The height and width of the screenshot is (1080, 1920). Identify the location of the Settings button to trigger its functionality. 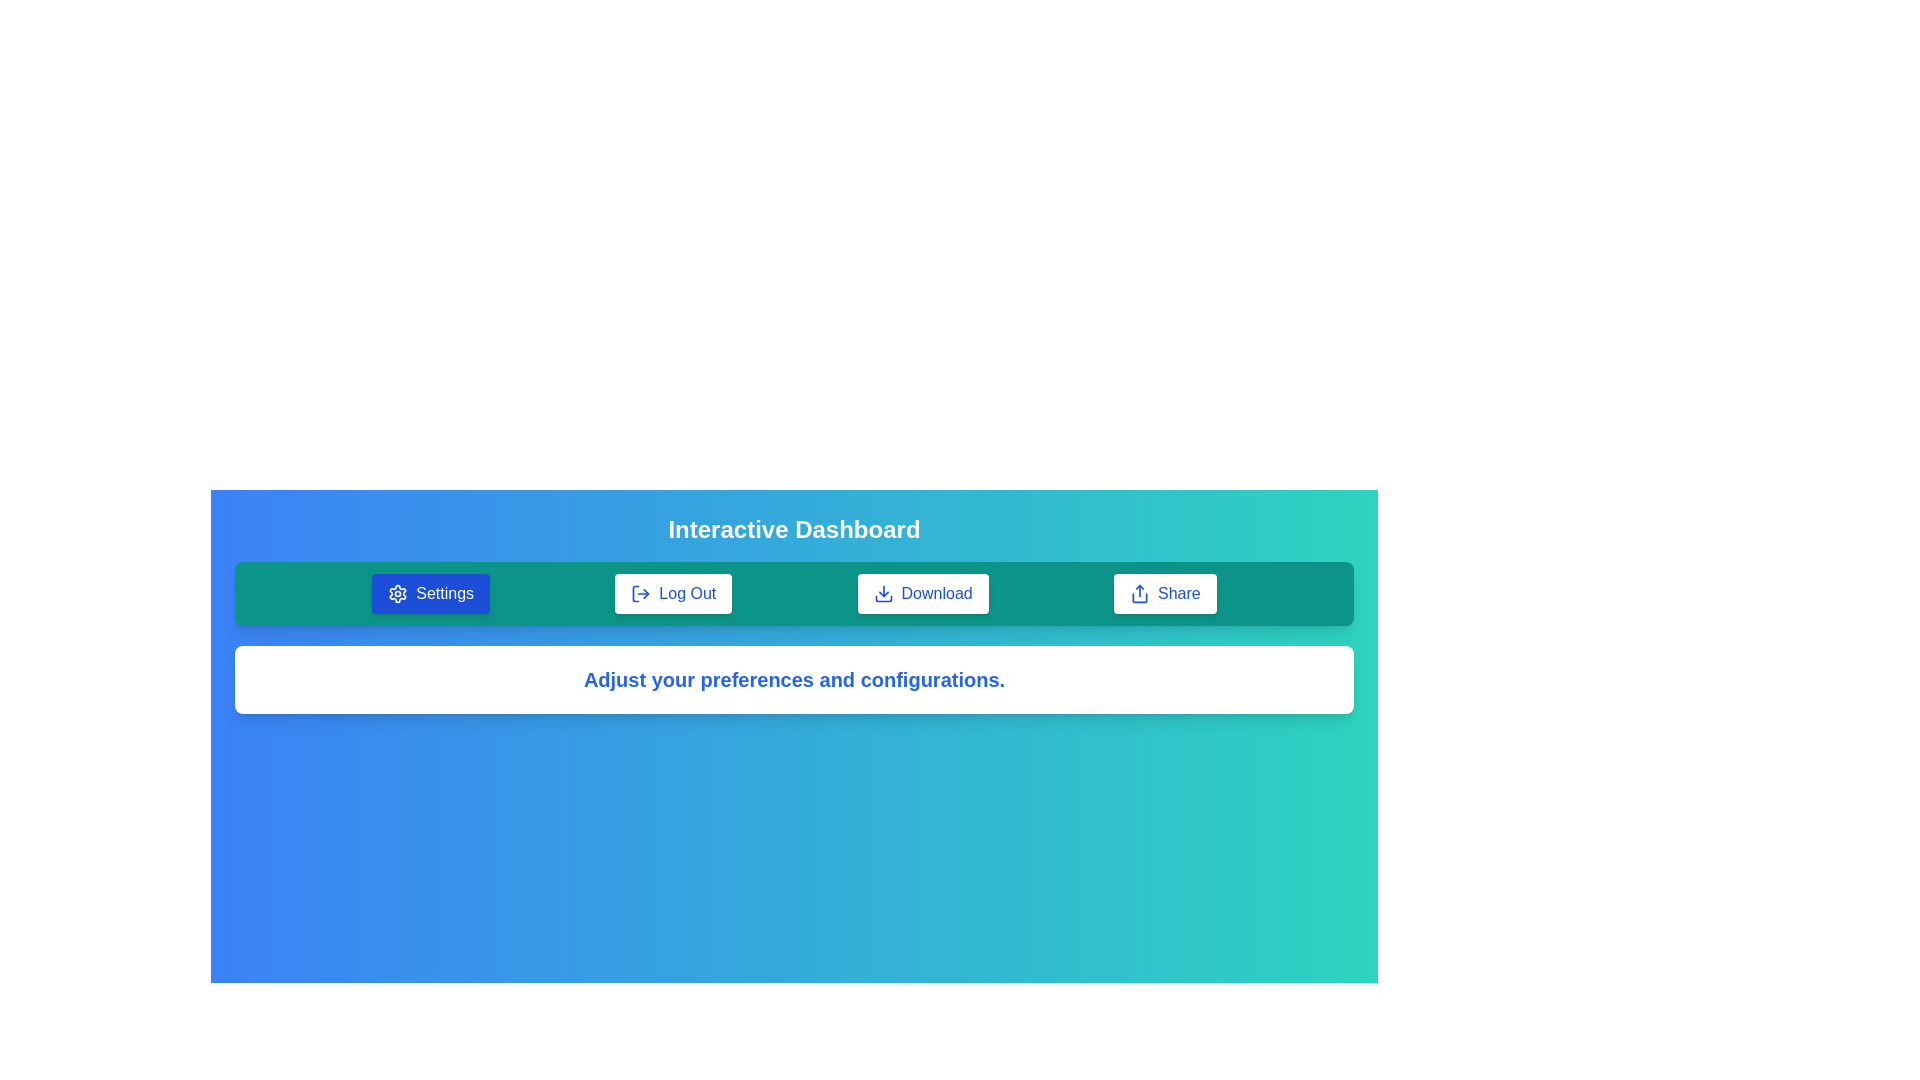
(430, 593).